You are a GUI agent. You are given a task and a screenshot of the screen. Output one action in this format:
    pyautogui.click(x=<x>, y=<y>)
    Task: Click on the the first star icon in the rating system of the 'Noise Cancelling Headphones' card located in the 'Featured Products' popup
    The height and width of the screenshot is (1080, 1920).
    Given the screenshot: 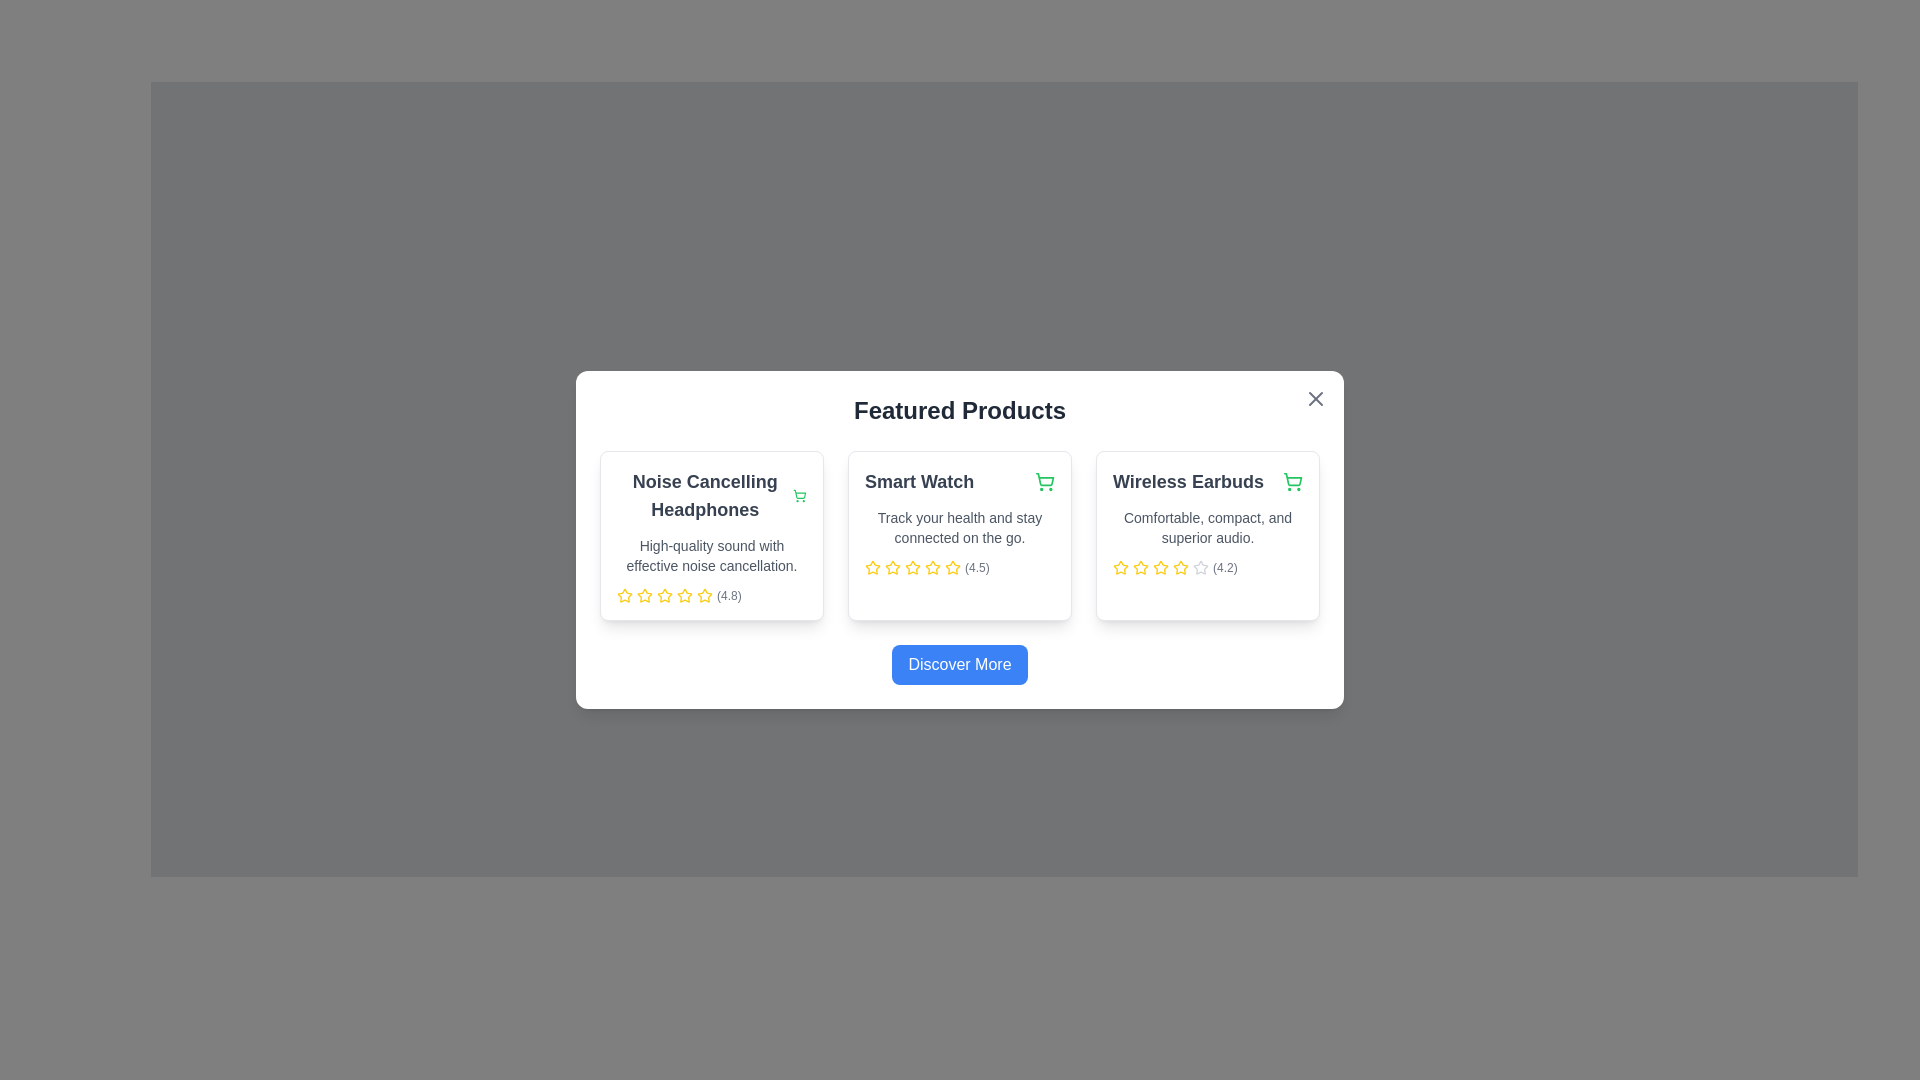 What is the action you would take?
    pyautogui.click(x=644, y=594)
    